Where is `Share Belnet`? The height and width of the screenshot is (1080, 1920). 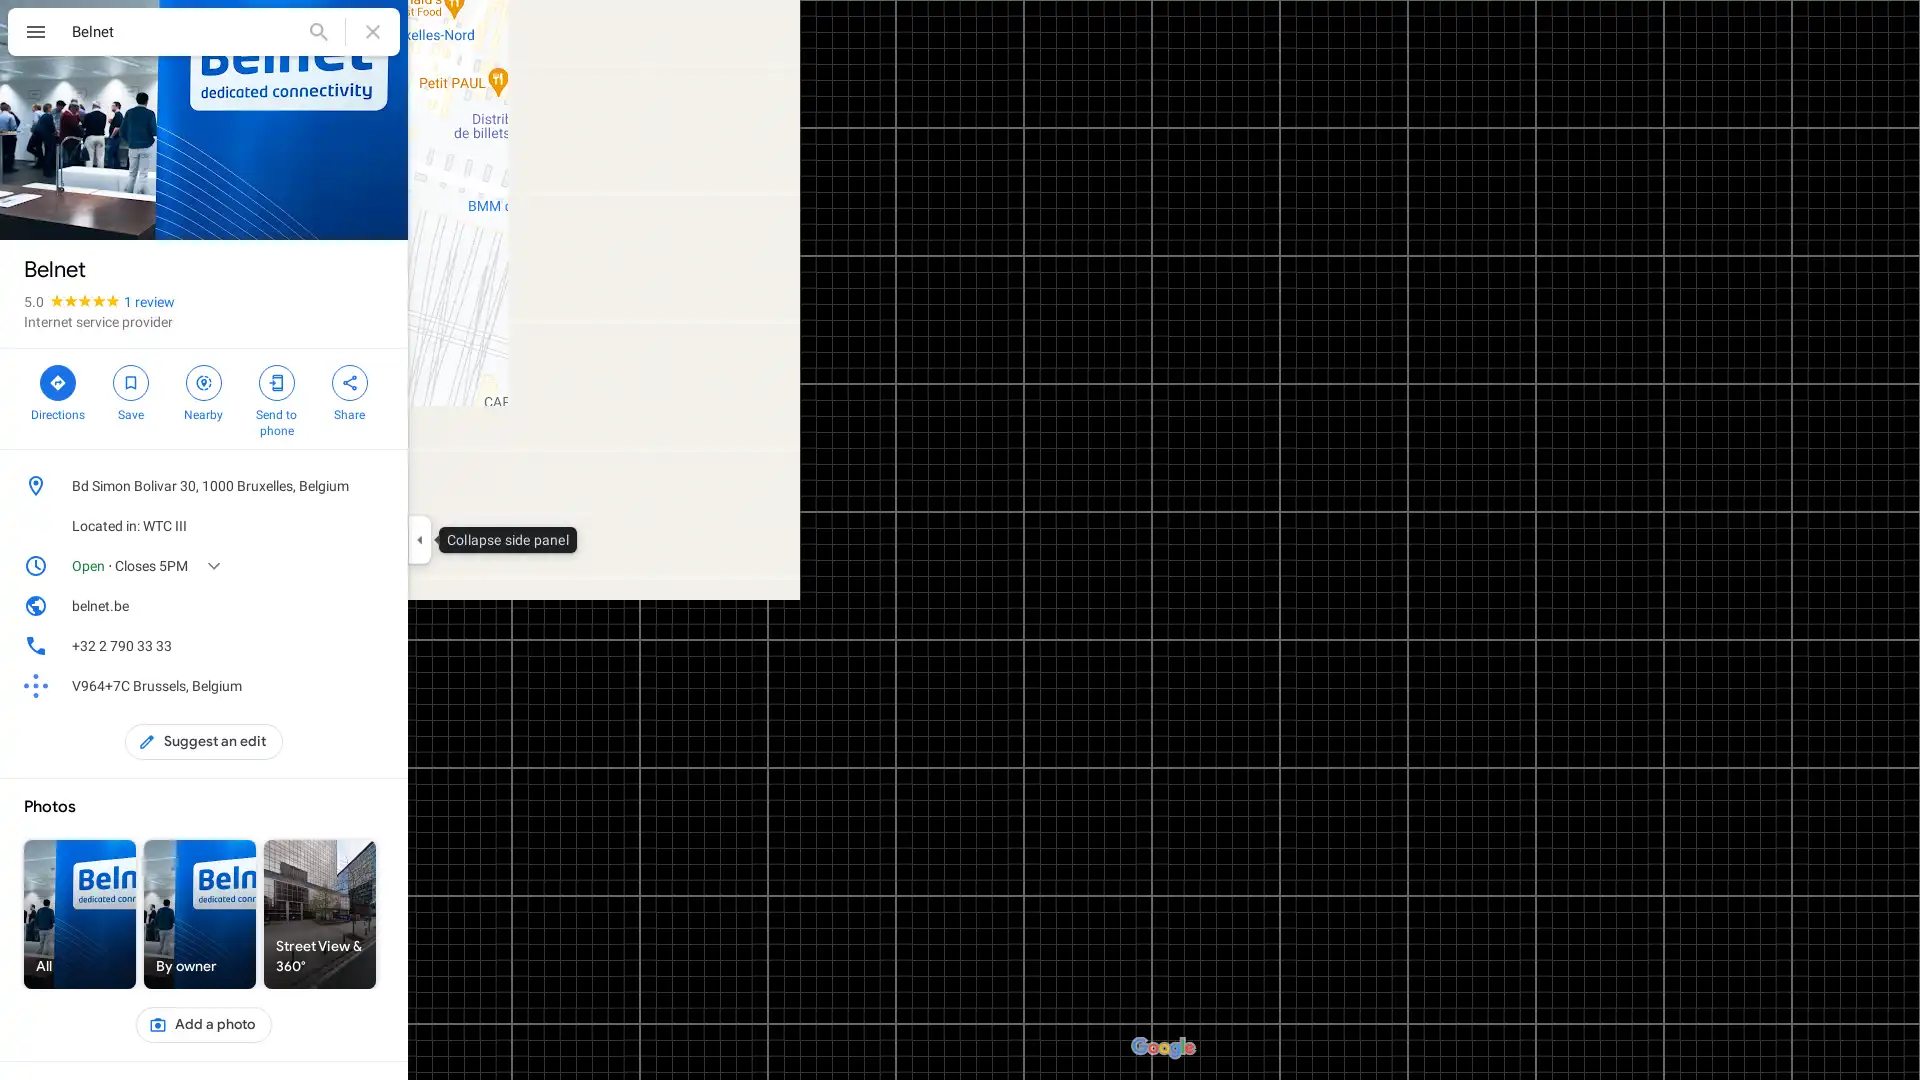
Share Belnet is located at coordinates (349, 390).